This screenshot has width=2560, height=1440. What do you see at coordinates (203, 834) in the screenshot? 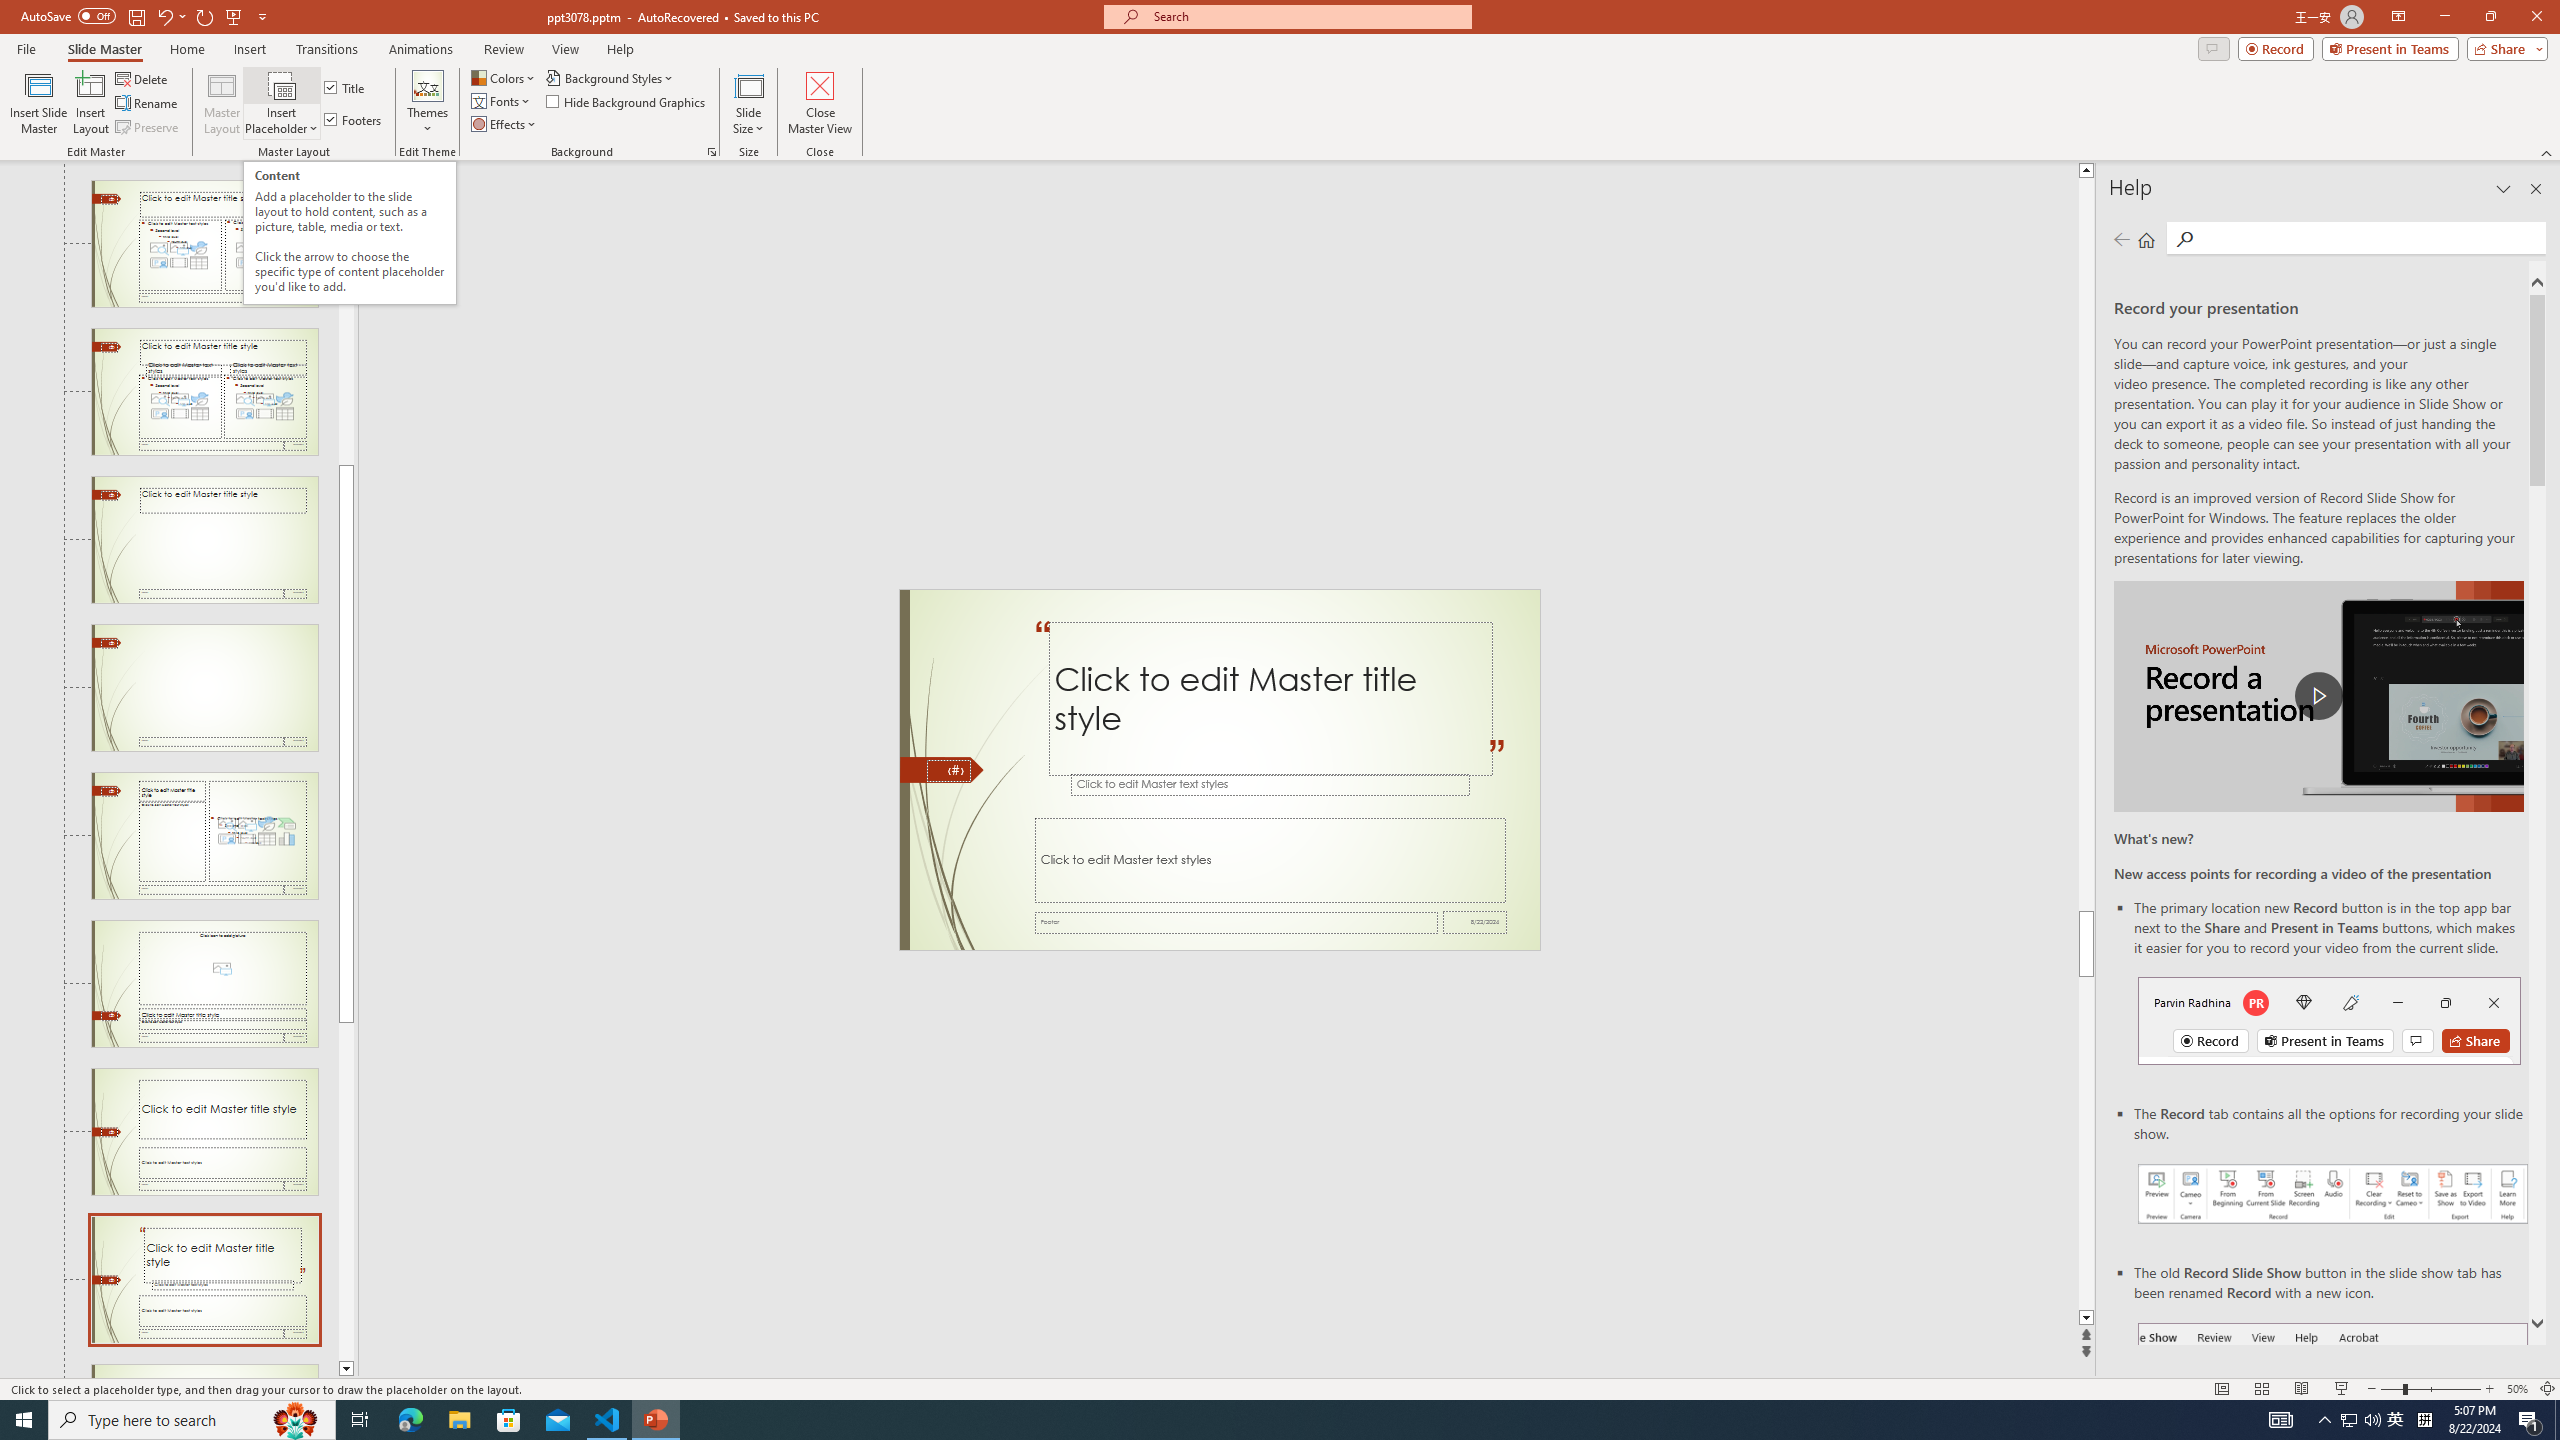
I see `'Slide Content with Caption Layout: used by no slides'` at bounding box center [203, 834].